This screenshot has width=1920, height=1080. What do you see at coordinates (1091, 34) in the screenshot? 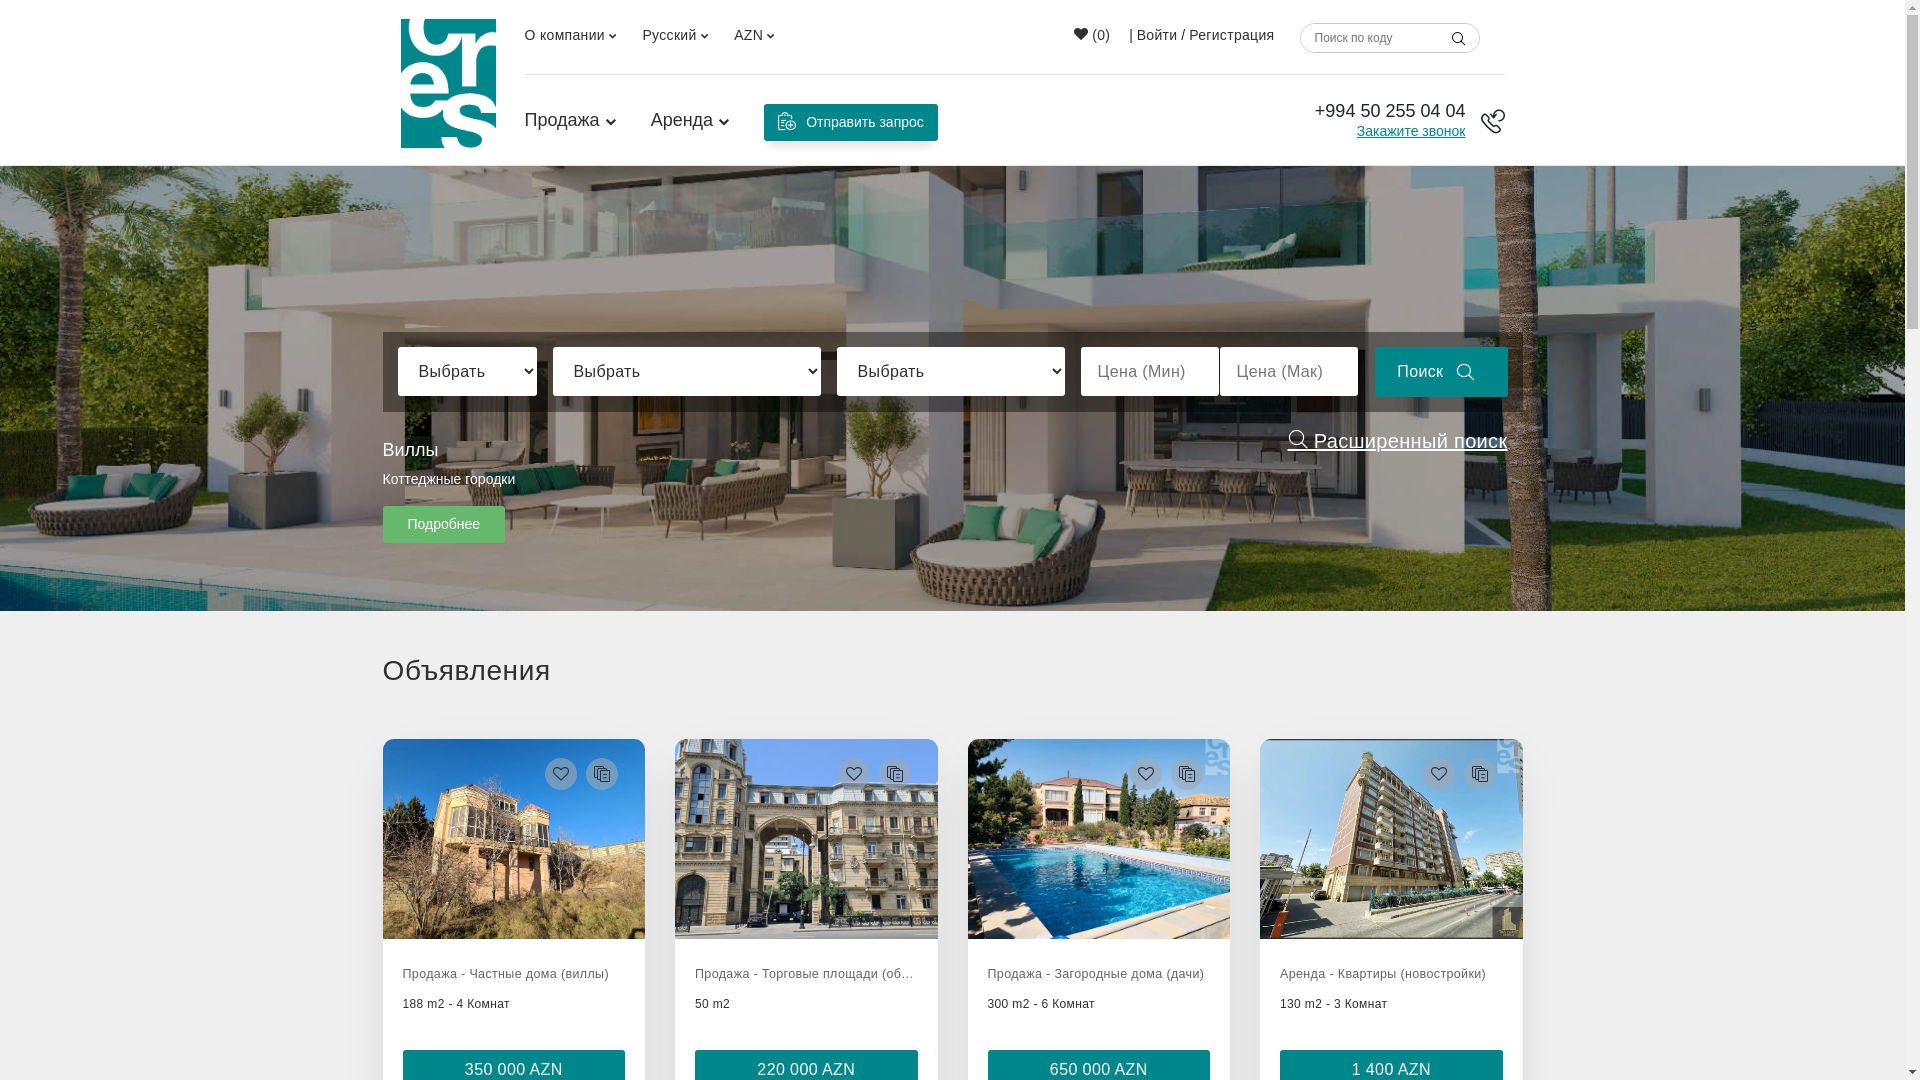
I see `'(0)'` at bounding box center [1091, 34].